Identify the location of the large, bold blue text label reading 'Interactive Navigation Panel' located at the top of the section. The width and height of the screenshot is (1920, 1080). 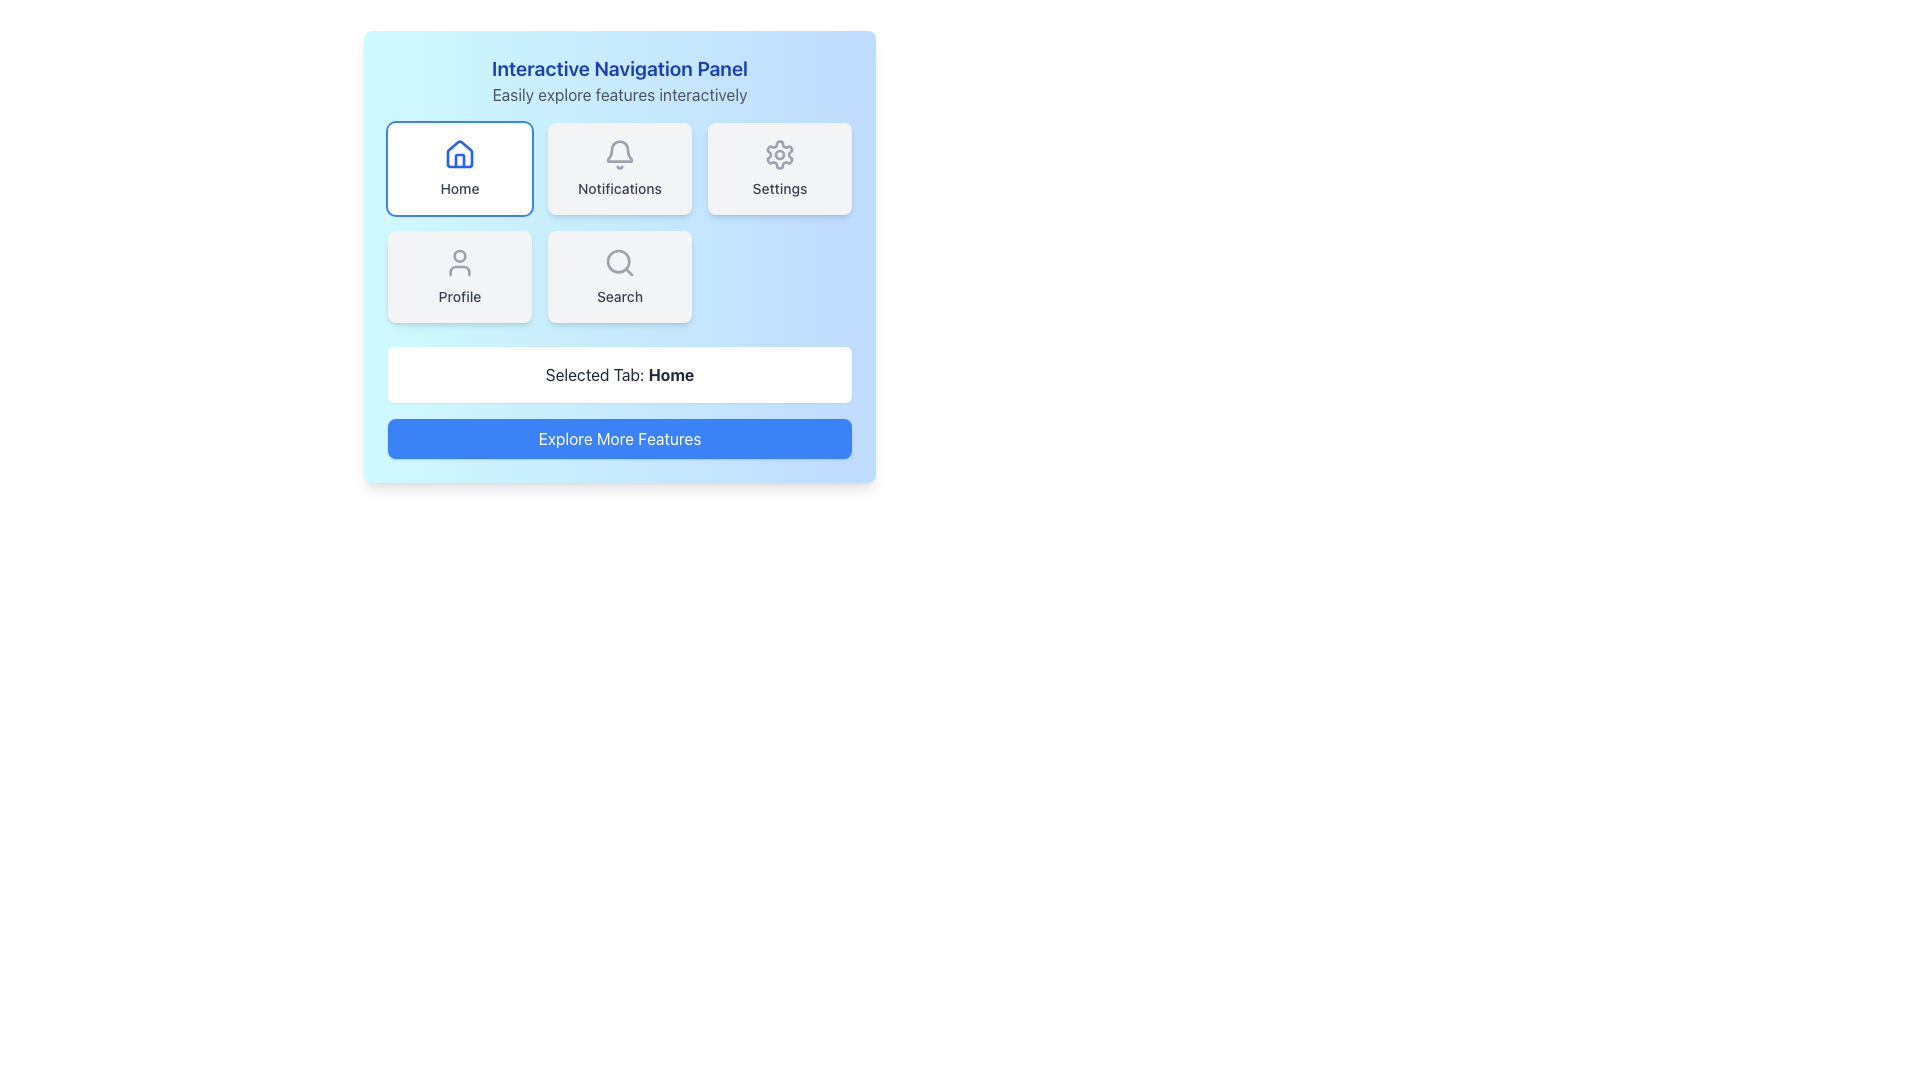
(618, 68).